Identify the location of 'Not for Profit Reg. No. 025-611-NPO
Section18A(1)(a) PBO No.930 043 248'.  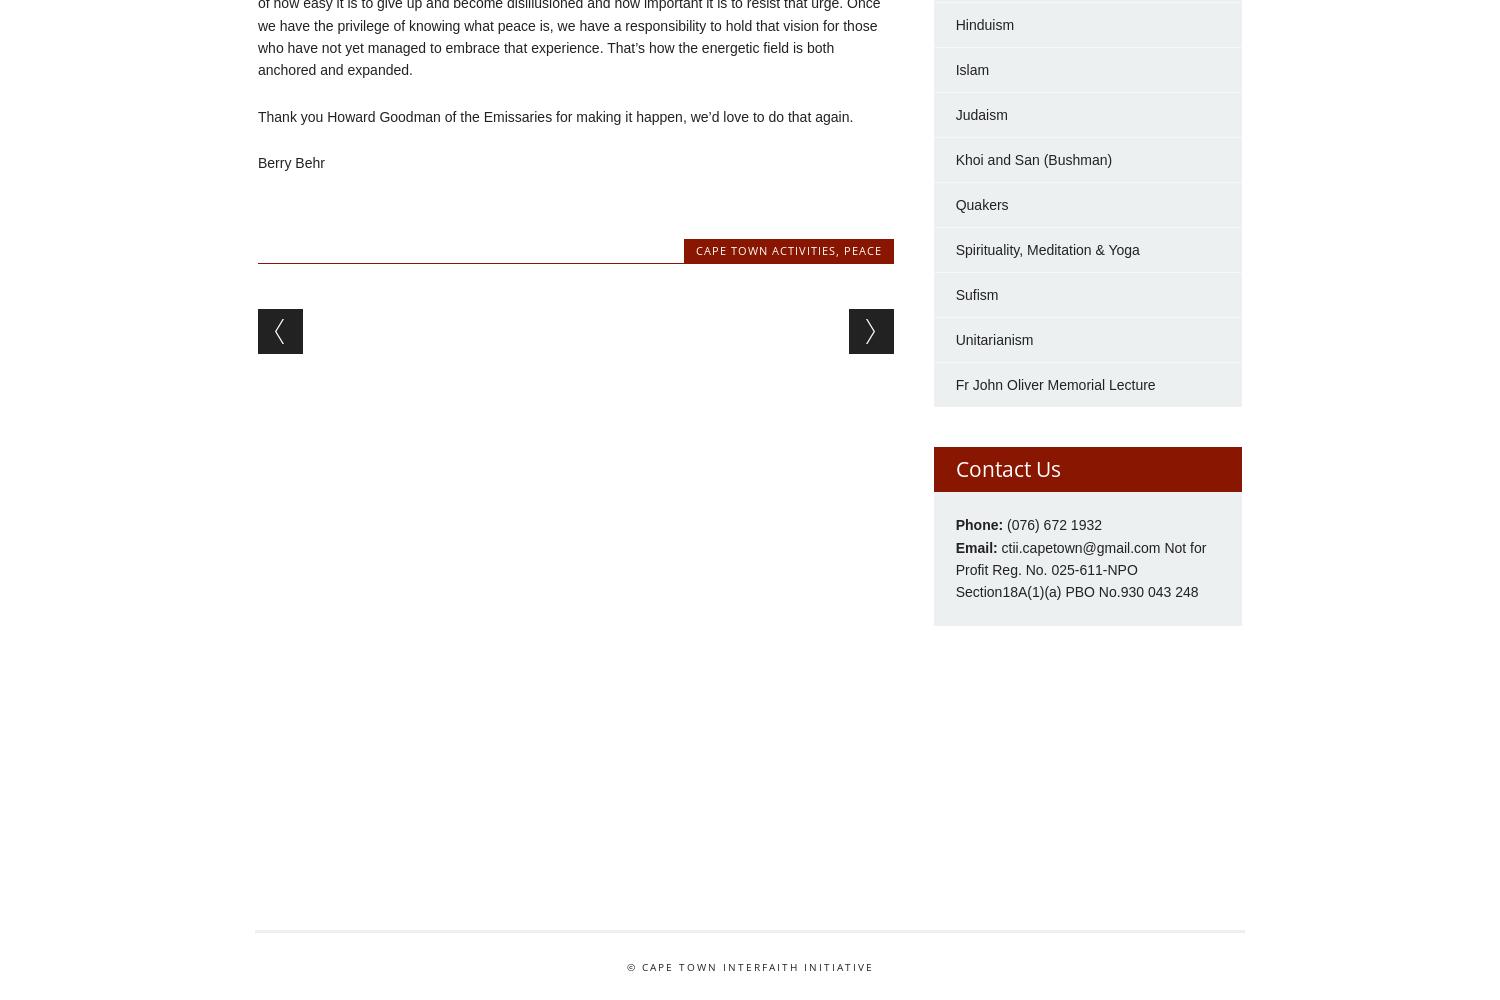
(1079, 568).